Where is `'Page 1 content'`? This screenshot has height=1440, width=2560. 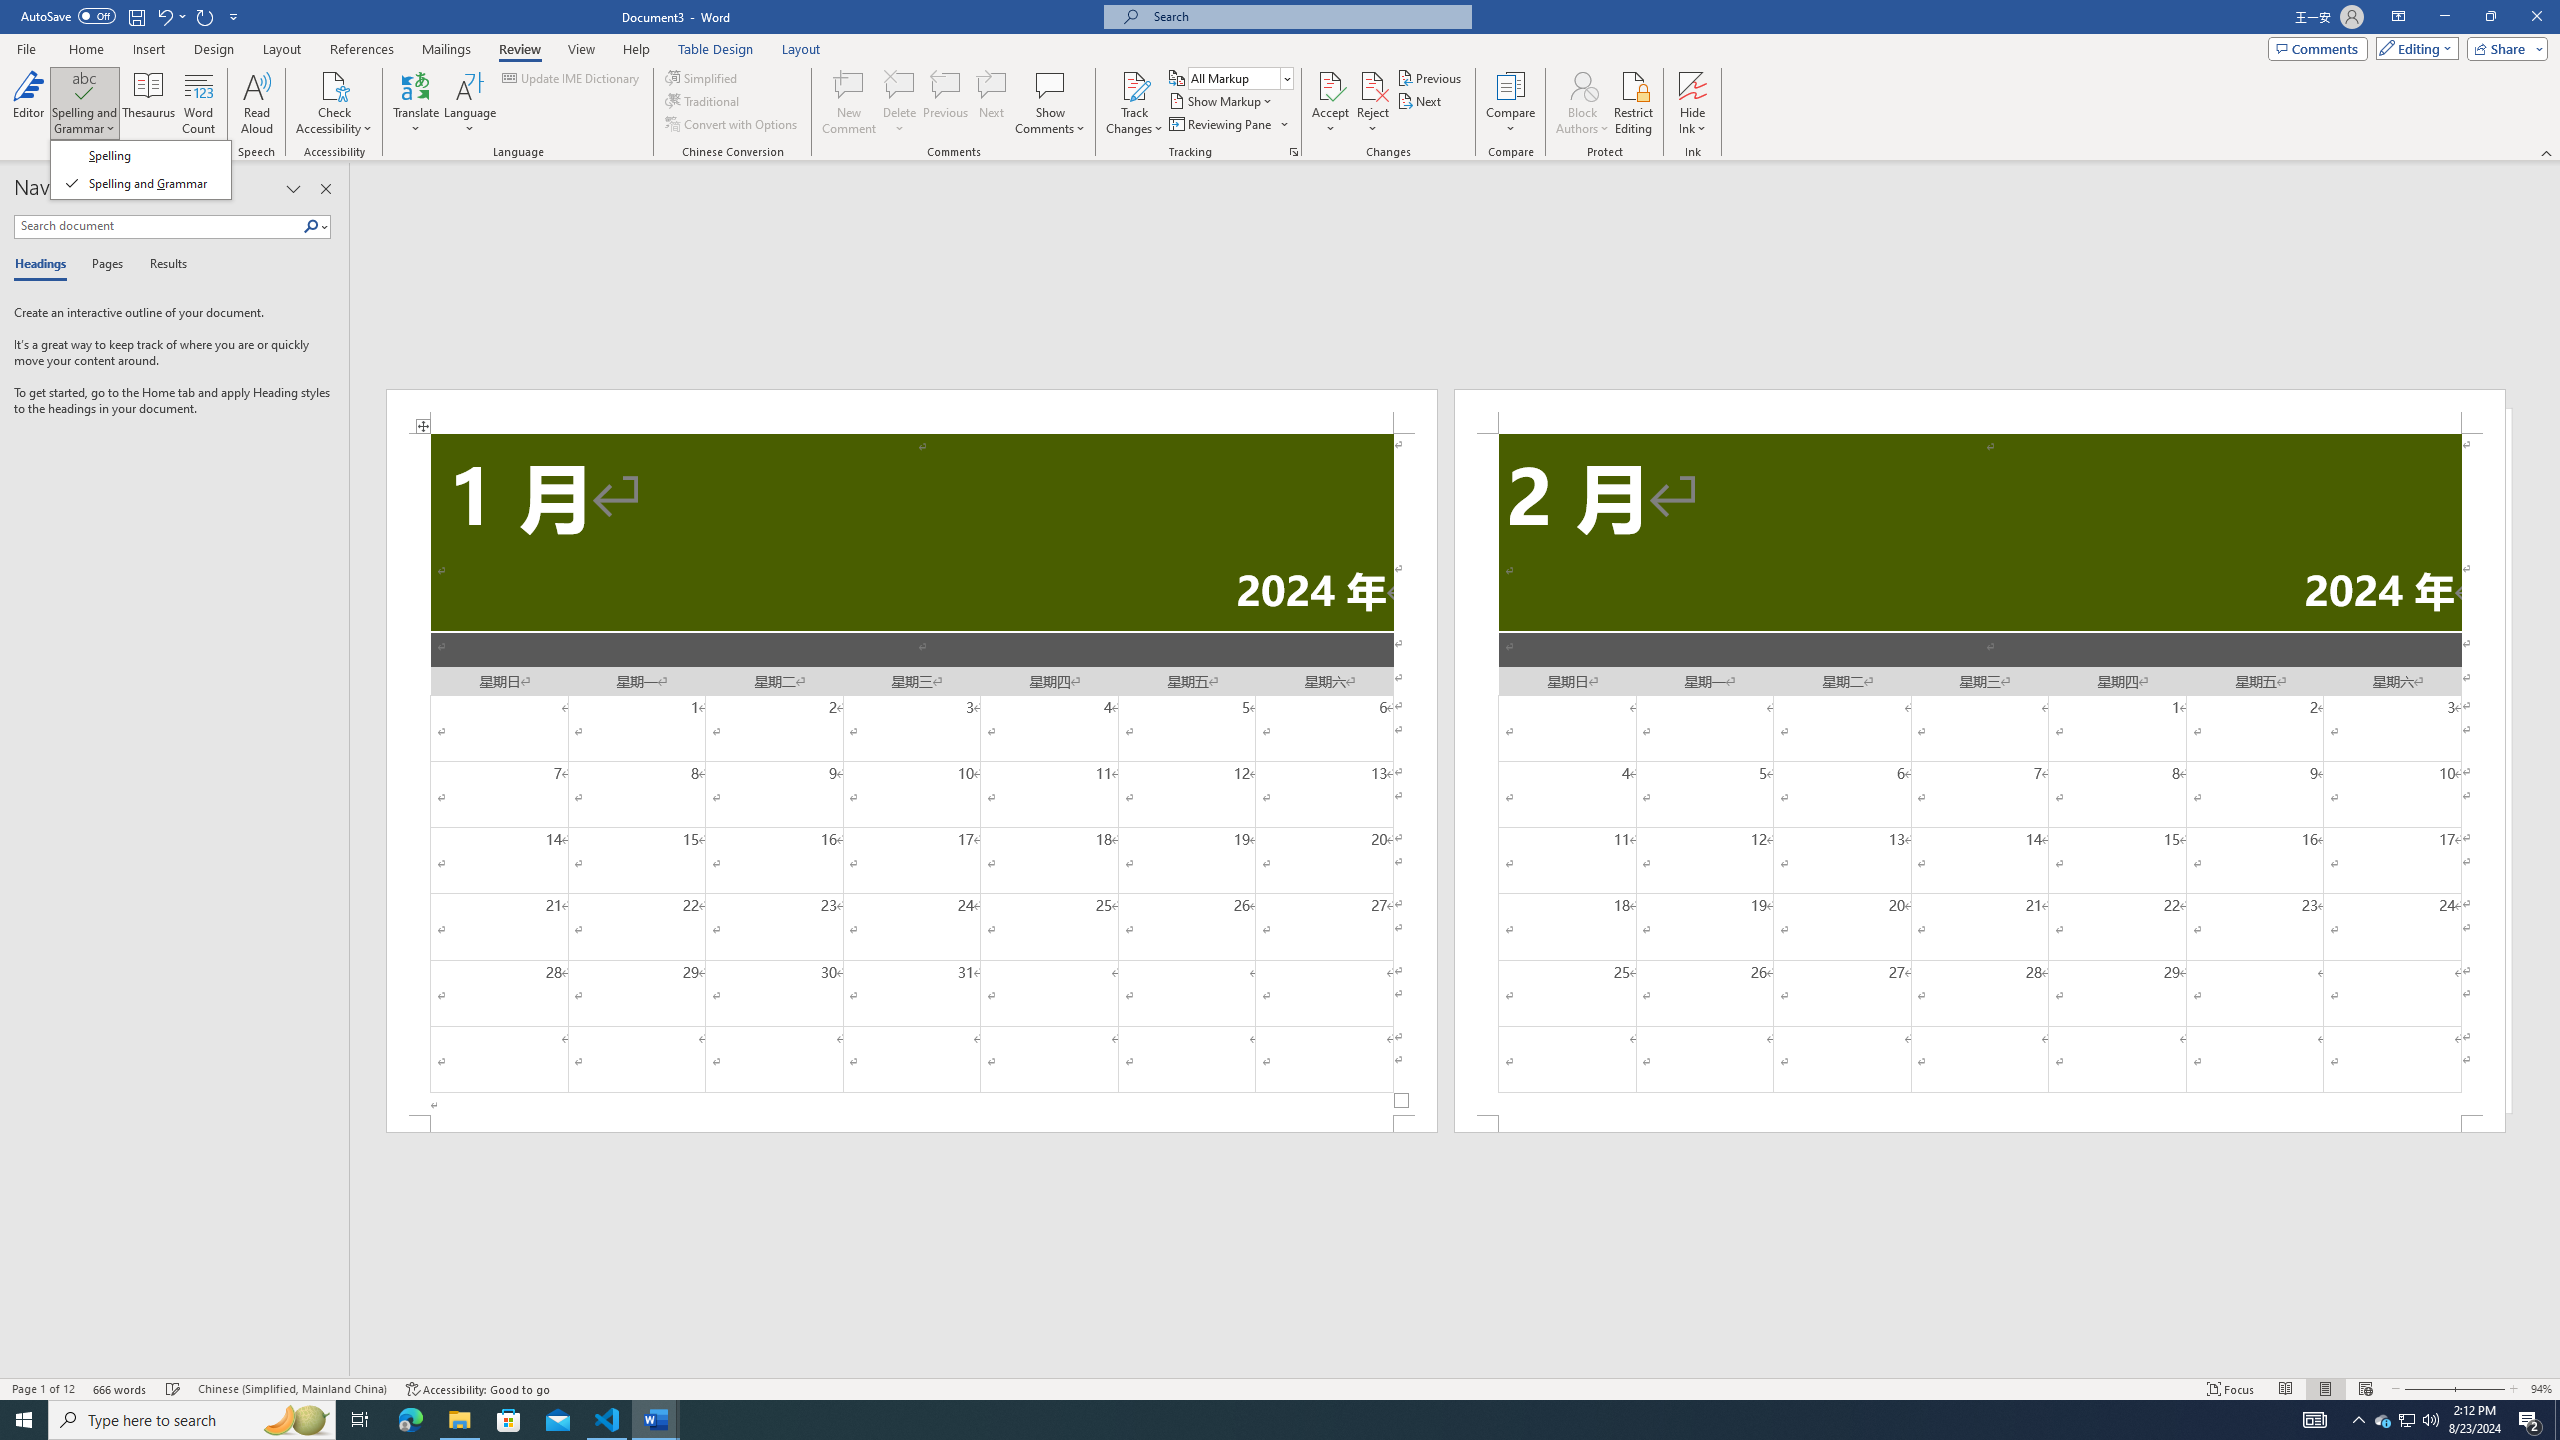
'Page 1 content' is located at coordinates (912, 773).